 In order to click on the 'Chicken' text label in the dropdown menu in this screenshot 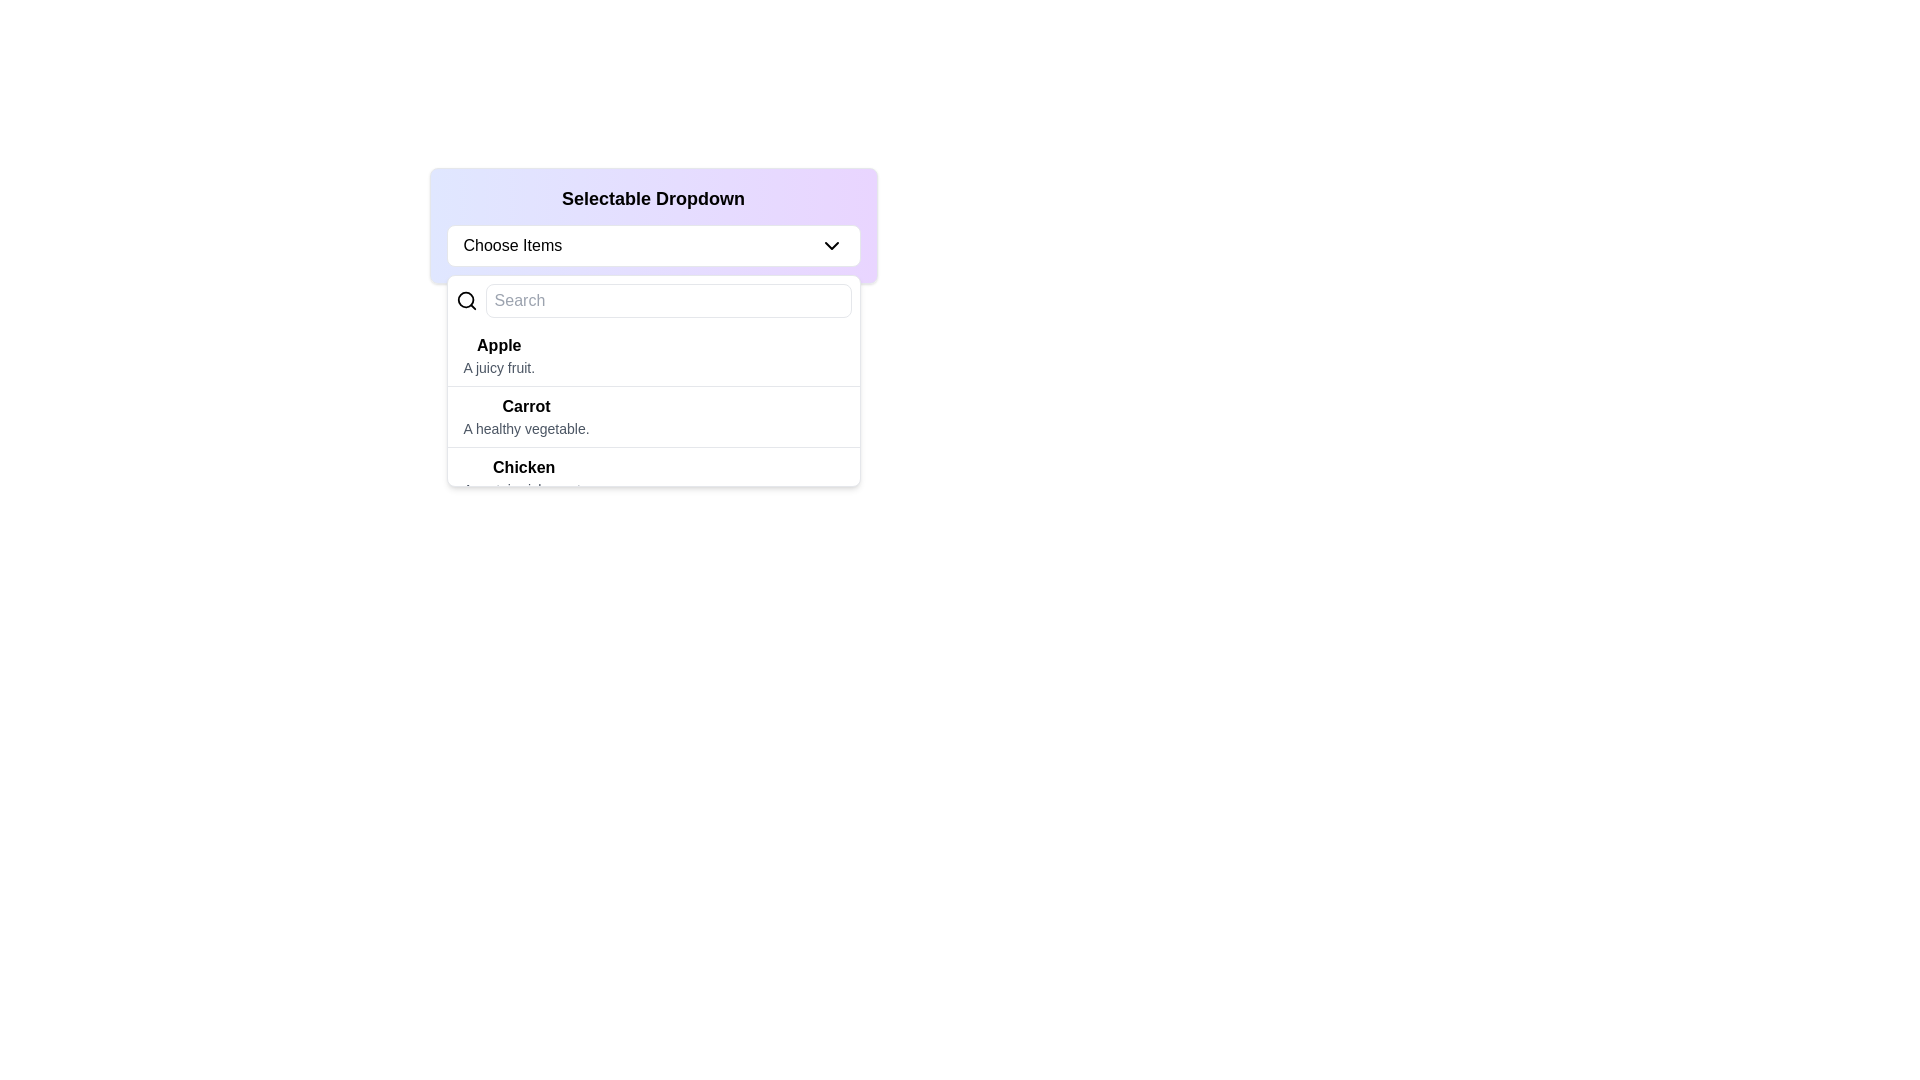, I will do `click(524, 467)`.